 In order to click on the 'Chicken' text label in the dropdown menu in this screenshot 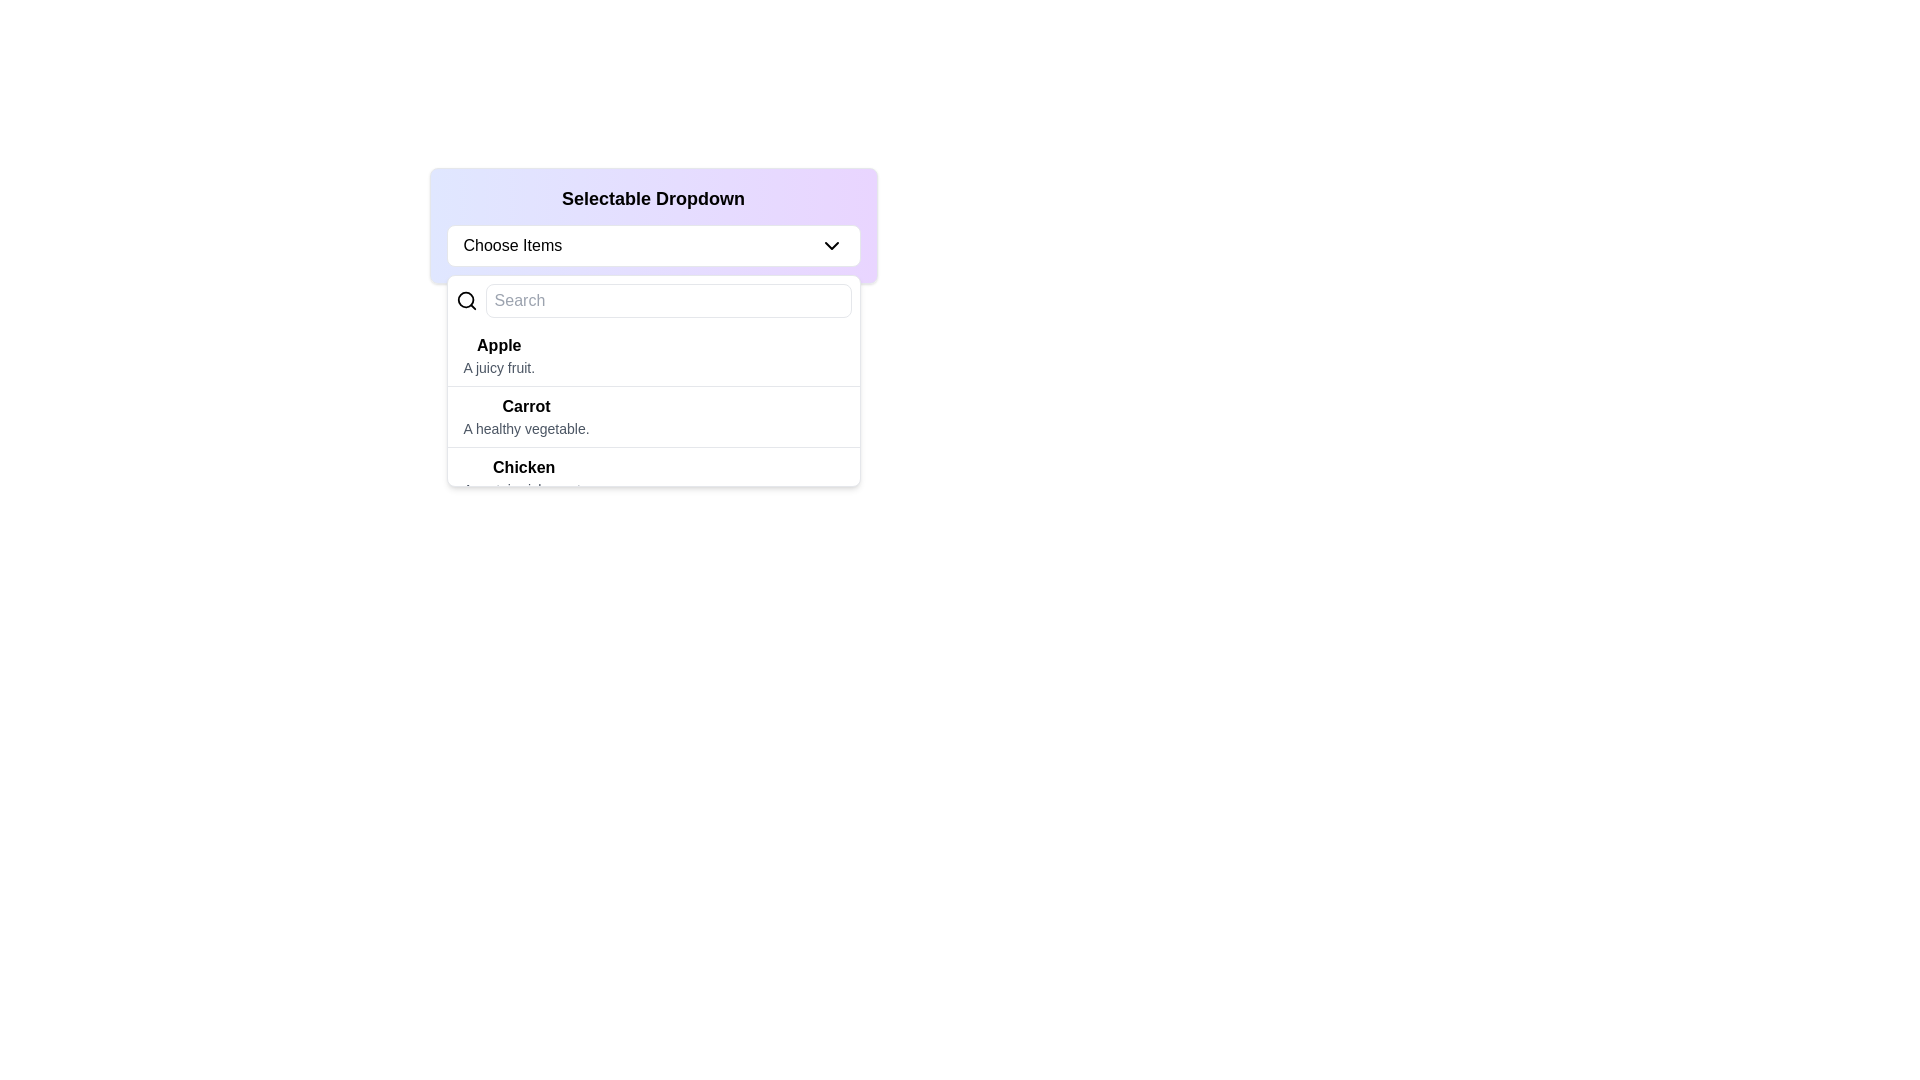, I will do `click(524, 467)`.